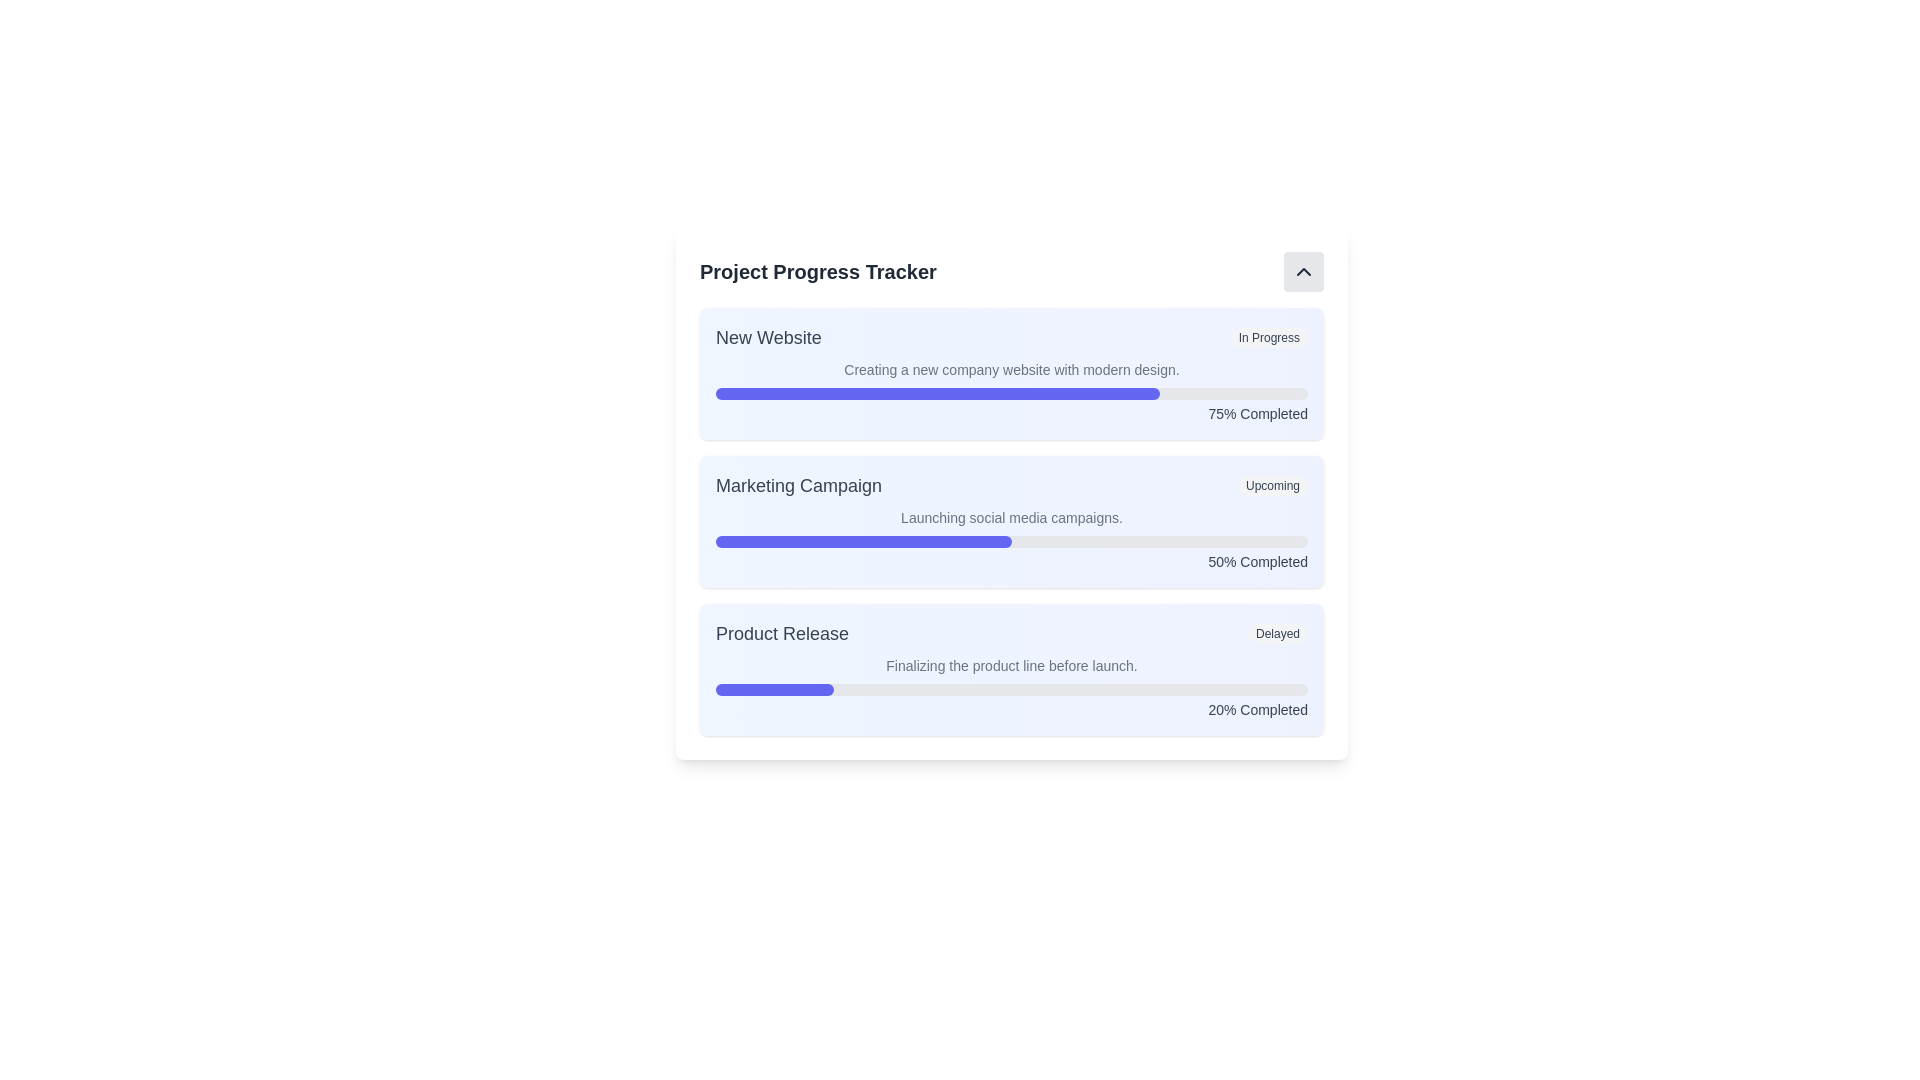 This screenshot has height=1080, width=1920. I want to click on the progress bar on the 'Marketing Campaign' card, which is the second card in the 'Project Progress Tracker' section, displaying the progress of 50% completed, so click(1012, 520).